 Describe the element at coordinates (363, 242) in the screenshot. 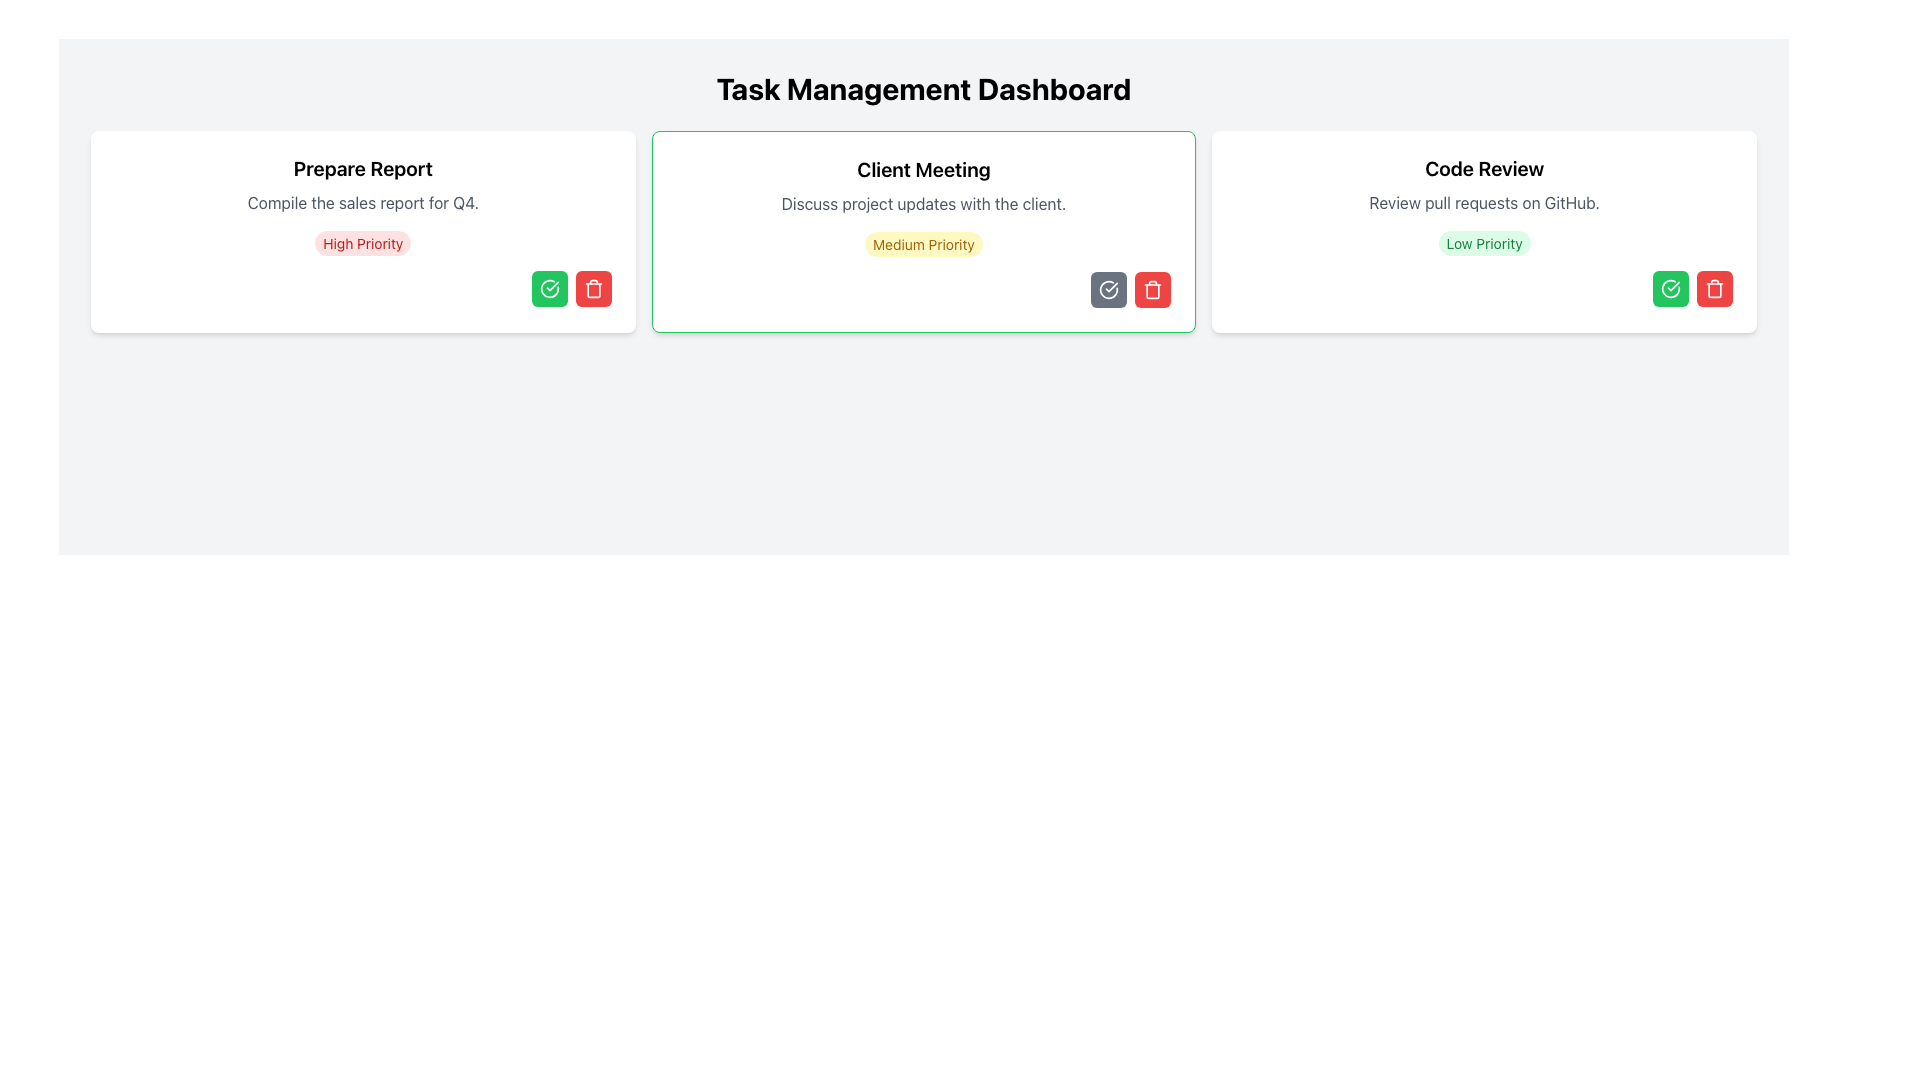

I see `the text label indicating the priority level of the task 'Prepare Report', which is located within the corresponding card on the dashboard` at that location.